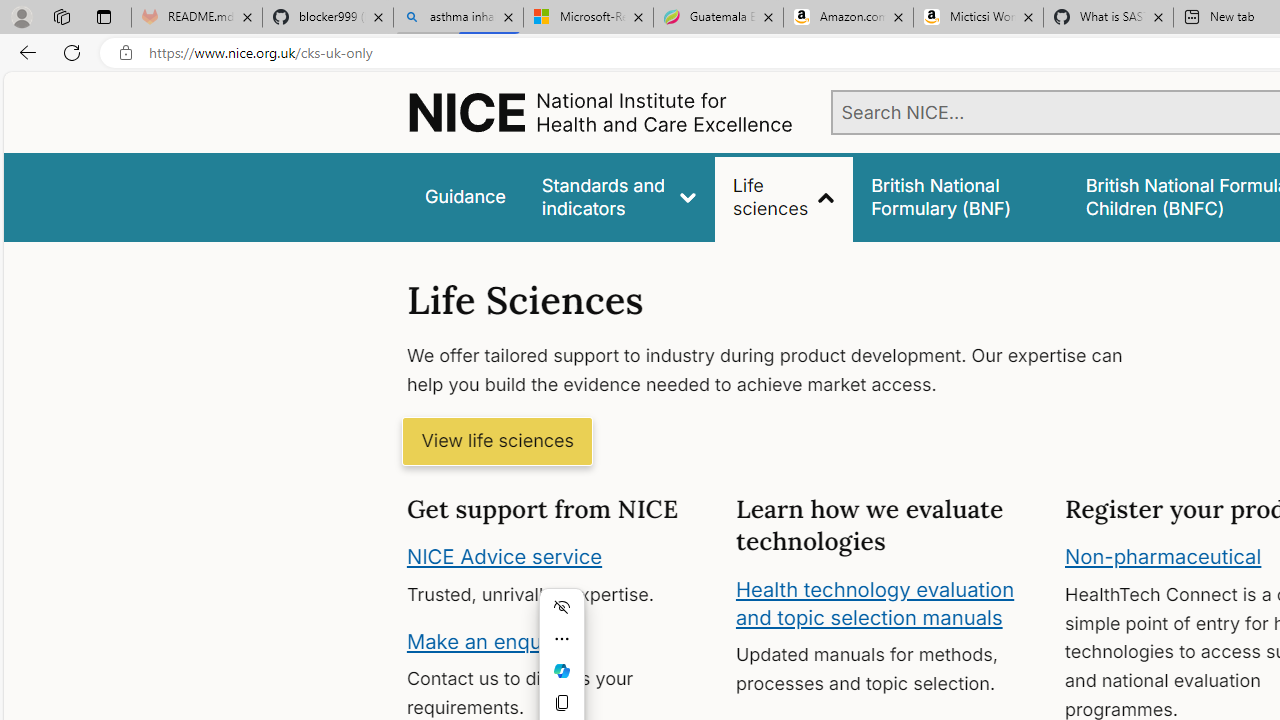  Describe the element at coordinates (457, 17) in the screenshot. I see `'asthma inhaler - Search'` at that location.